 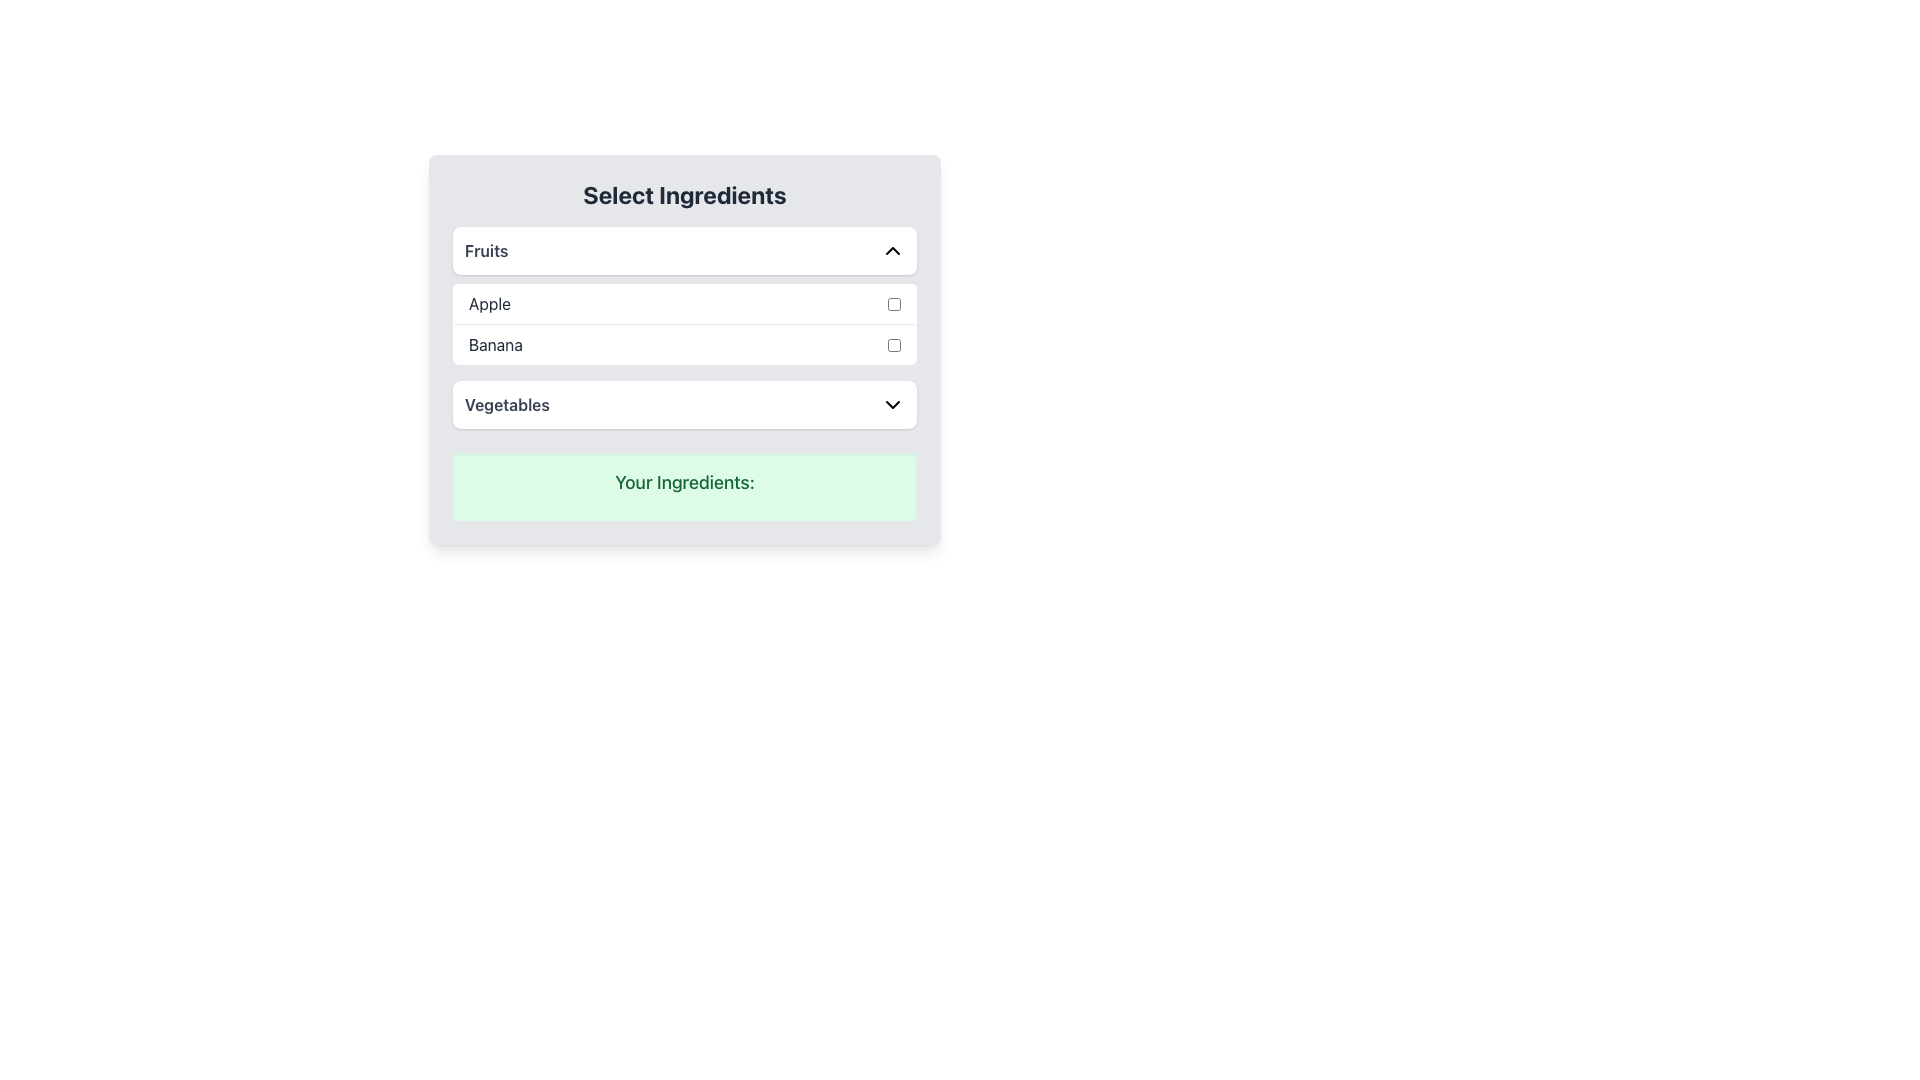 What do you see at coordinates (893, 343) in the screenshot?
I see `the checkbox positioned at the far right of the entry labeled 'Banana'` at bounding box center [893, 343].